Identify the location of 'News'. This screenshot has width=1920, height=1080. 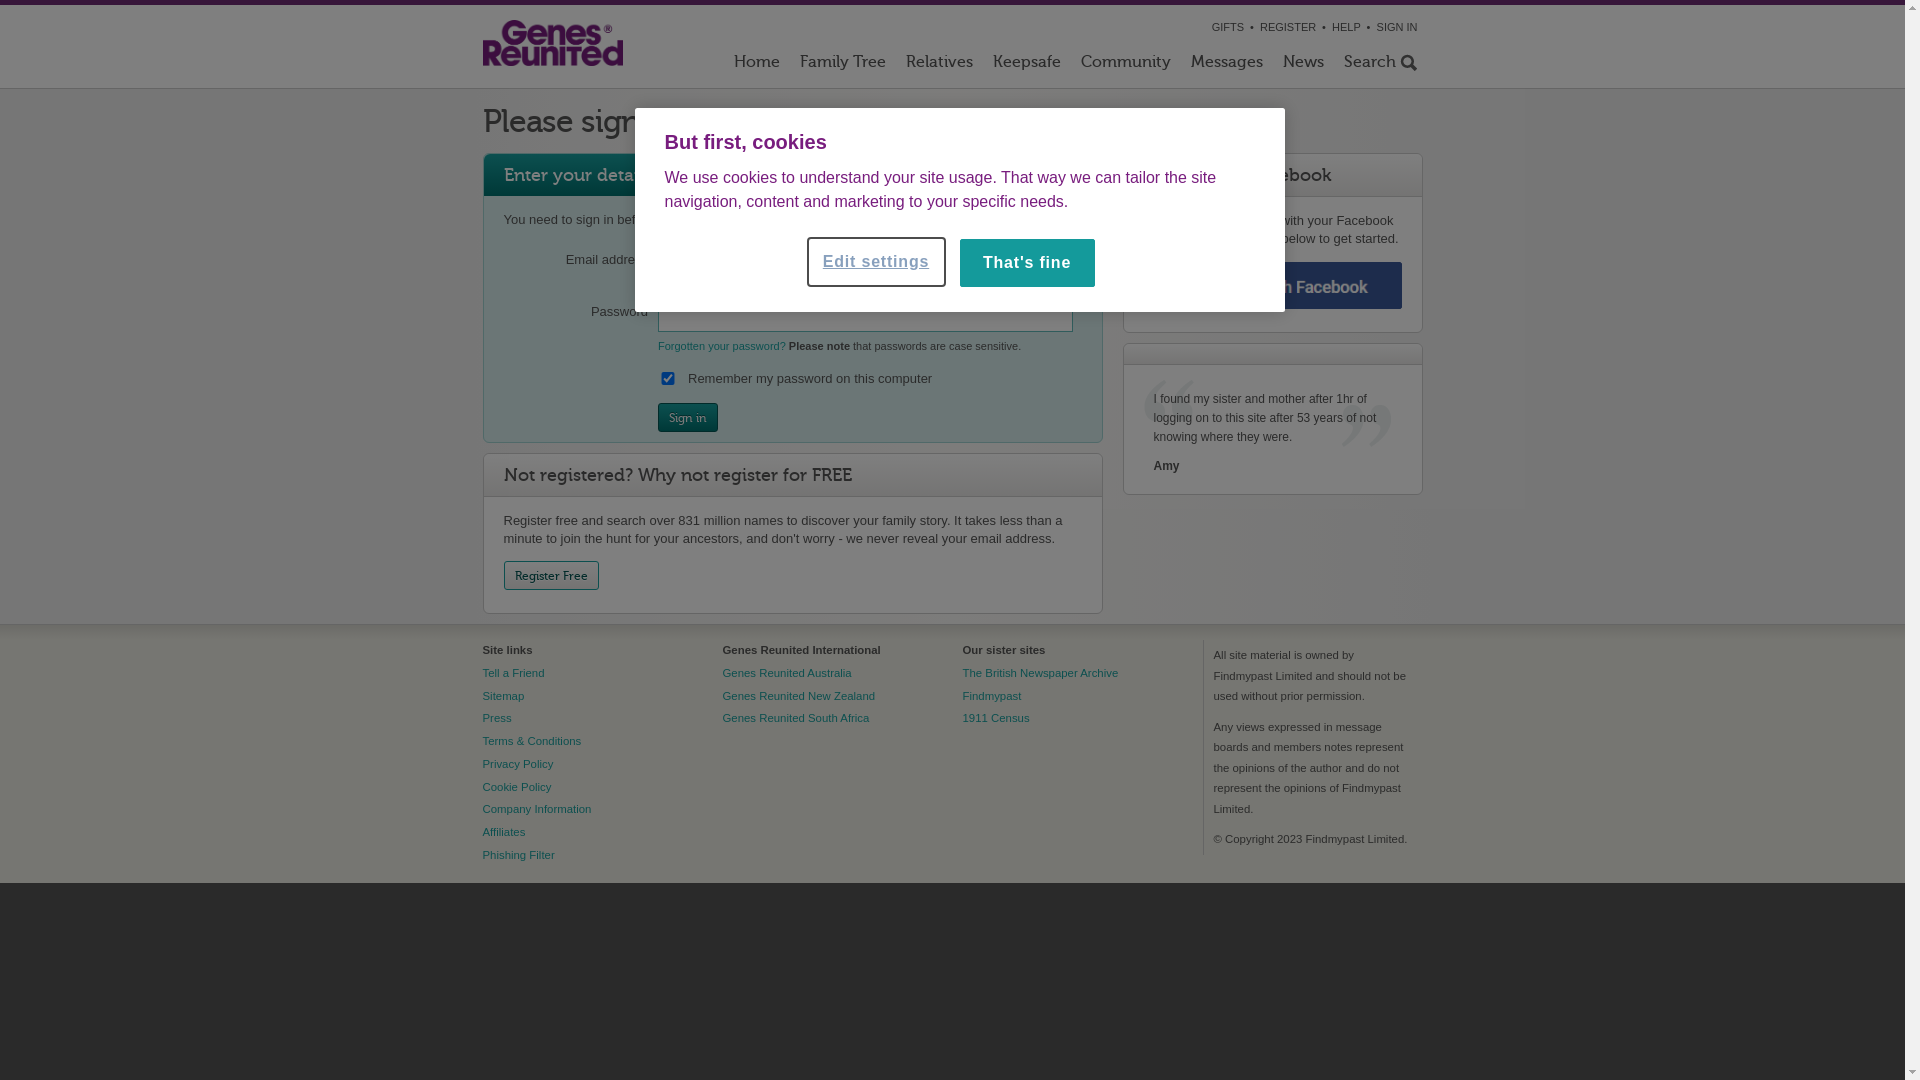
(1271, 65).